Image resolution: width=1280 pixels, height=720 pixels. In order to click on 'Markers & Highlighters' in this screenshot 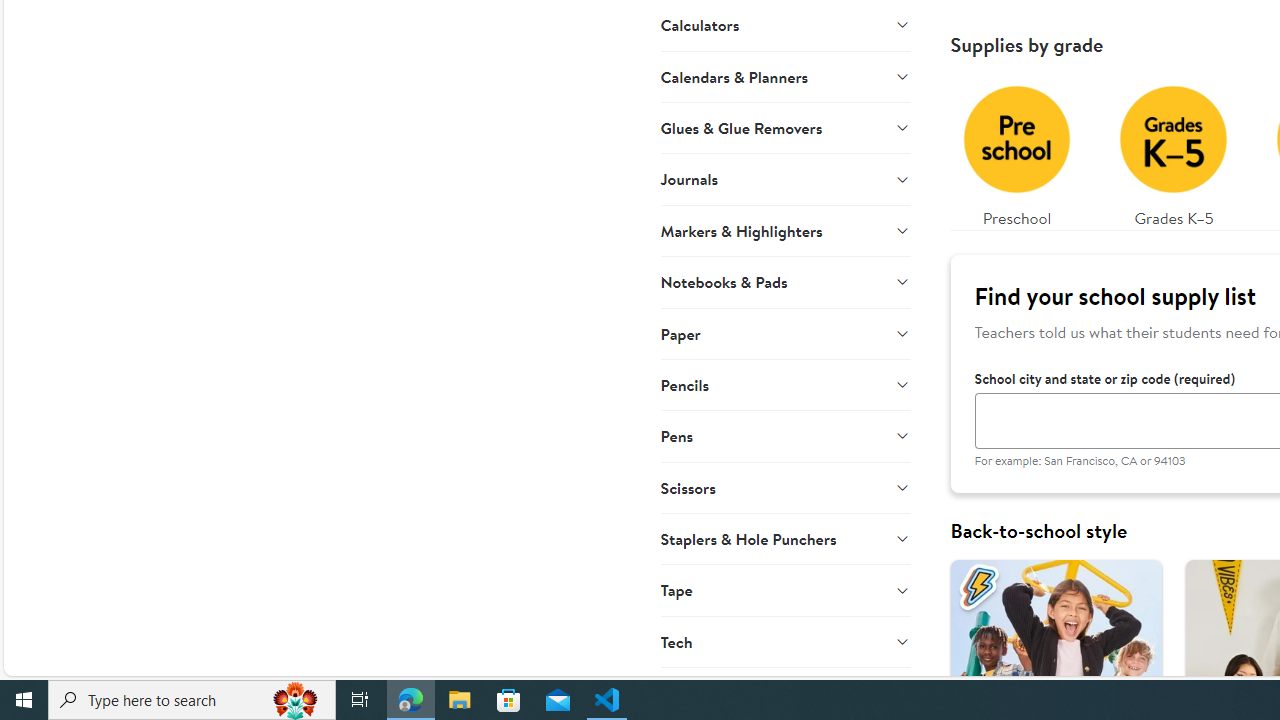, I will do `click(784, 229)`.